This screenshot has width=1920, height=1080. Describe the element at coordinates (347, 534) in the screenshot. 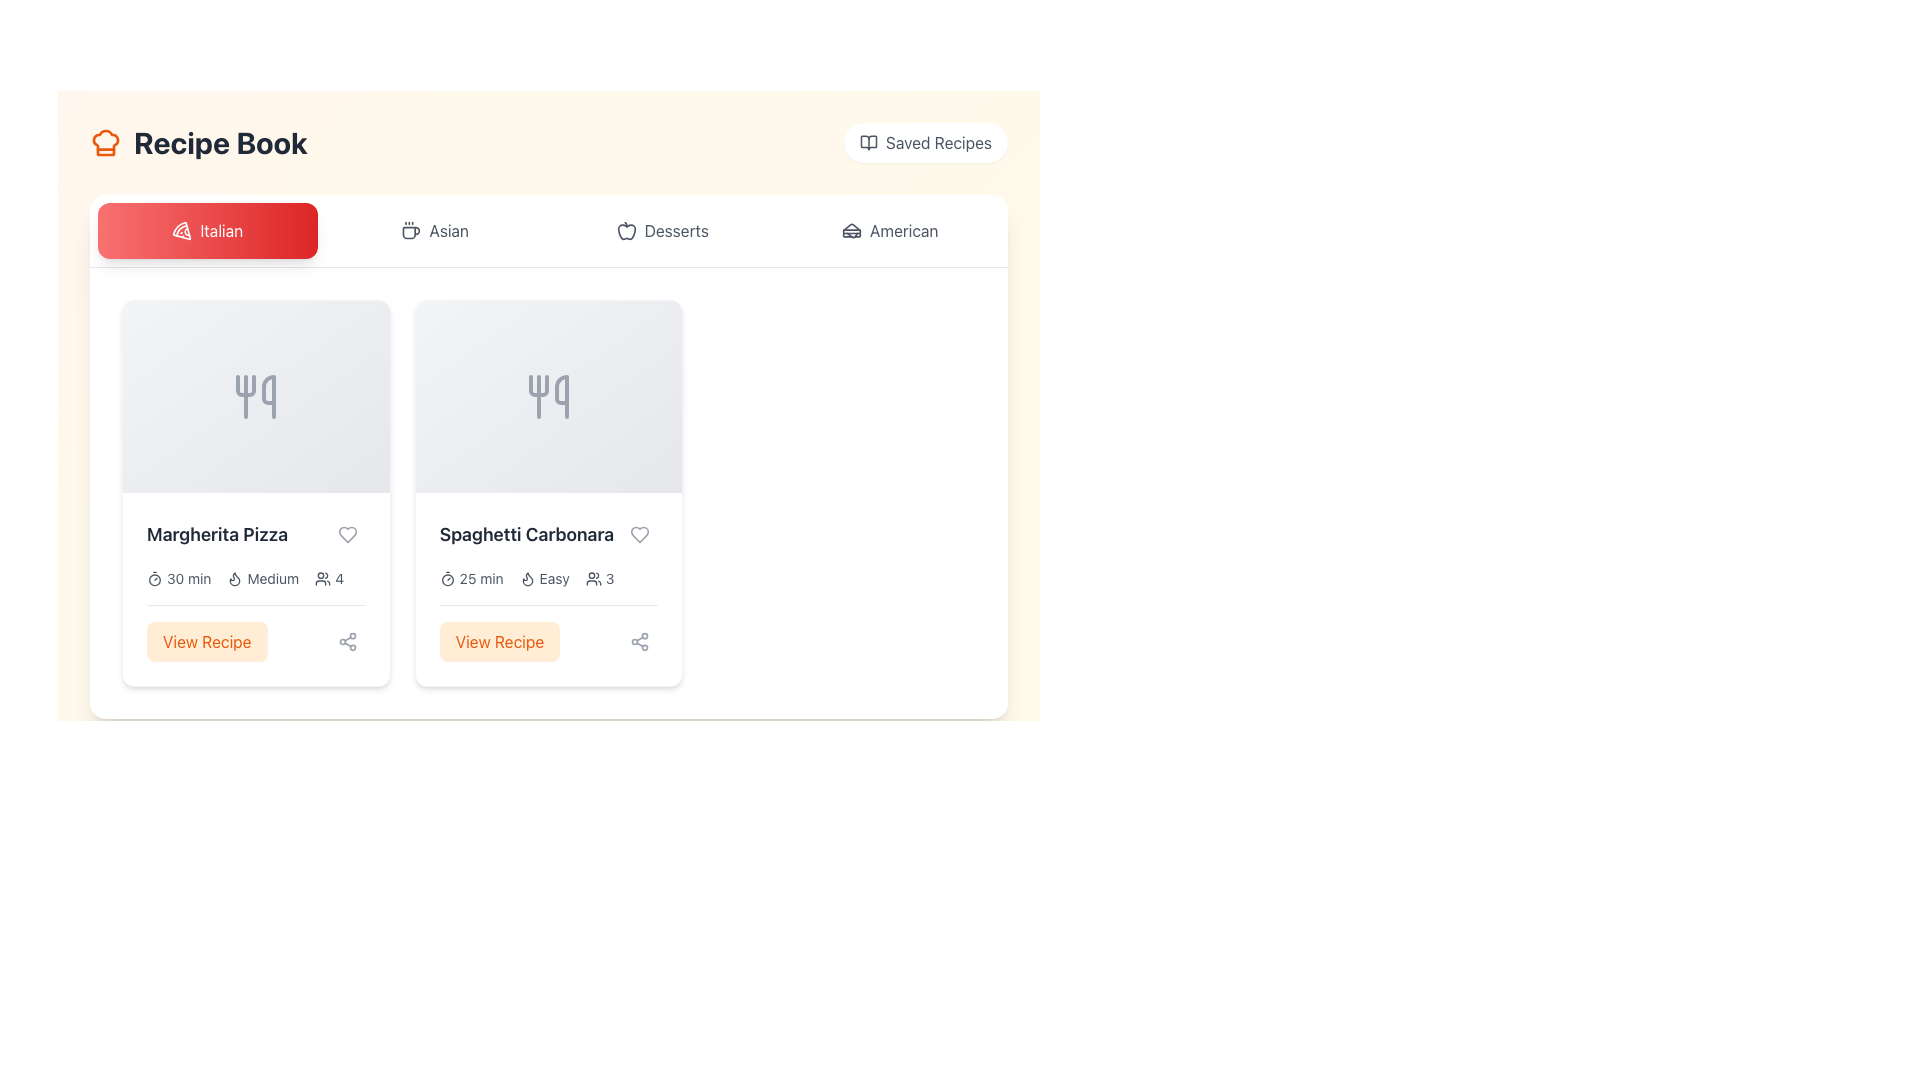

I see `the heart-shaped icon located in the top-right corner of the 'Margherita Pizza' card` at that location.